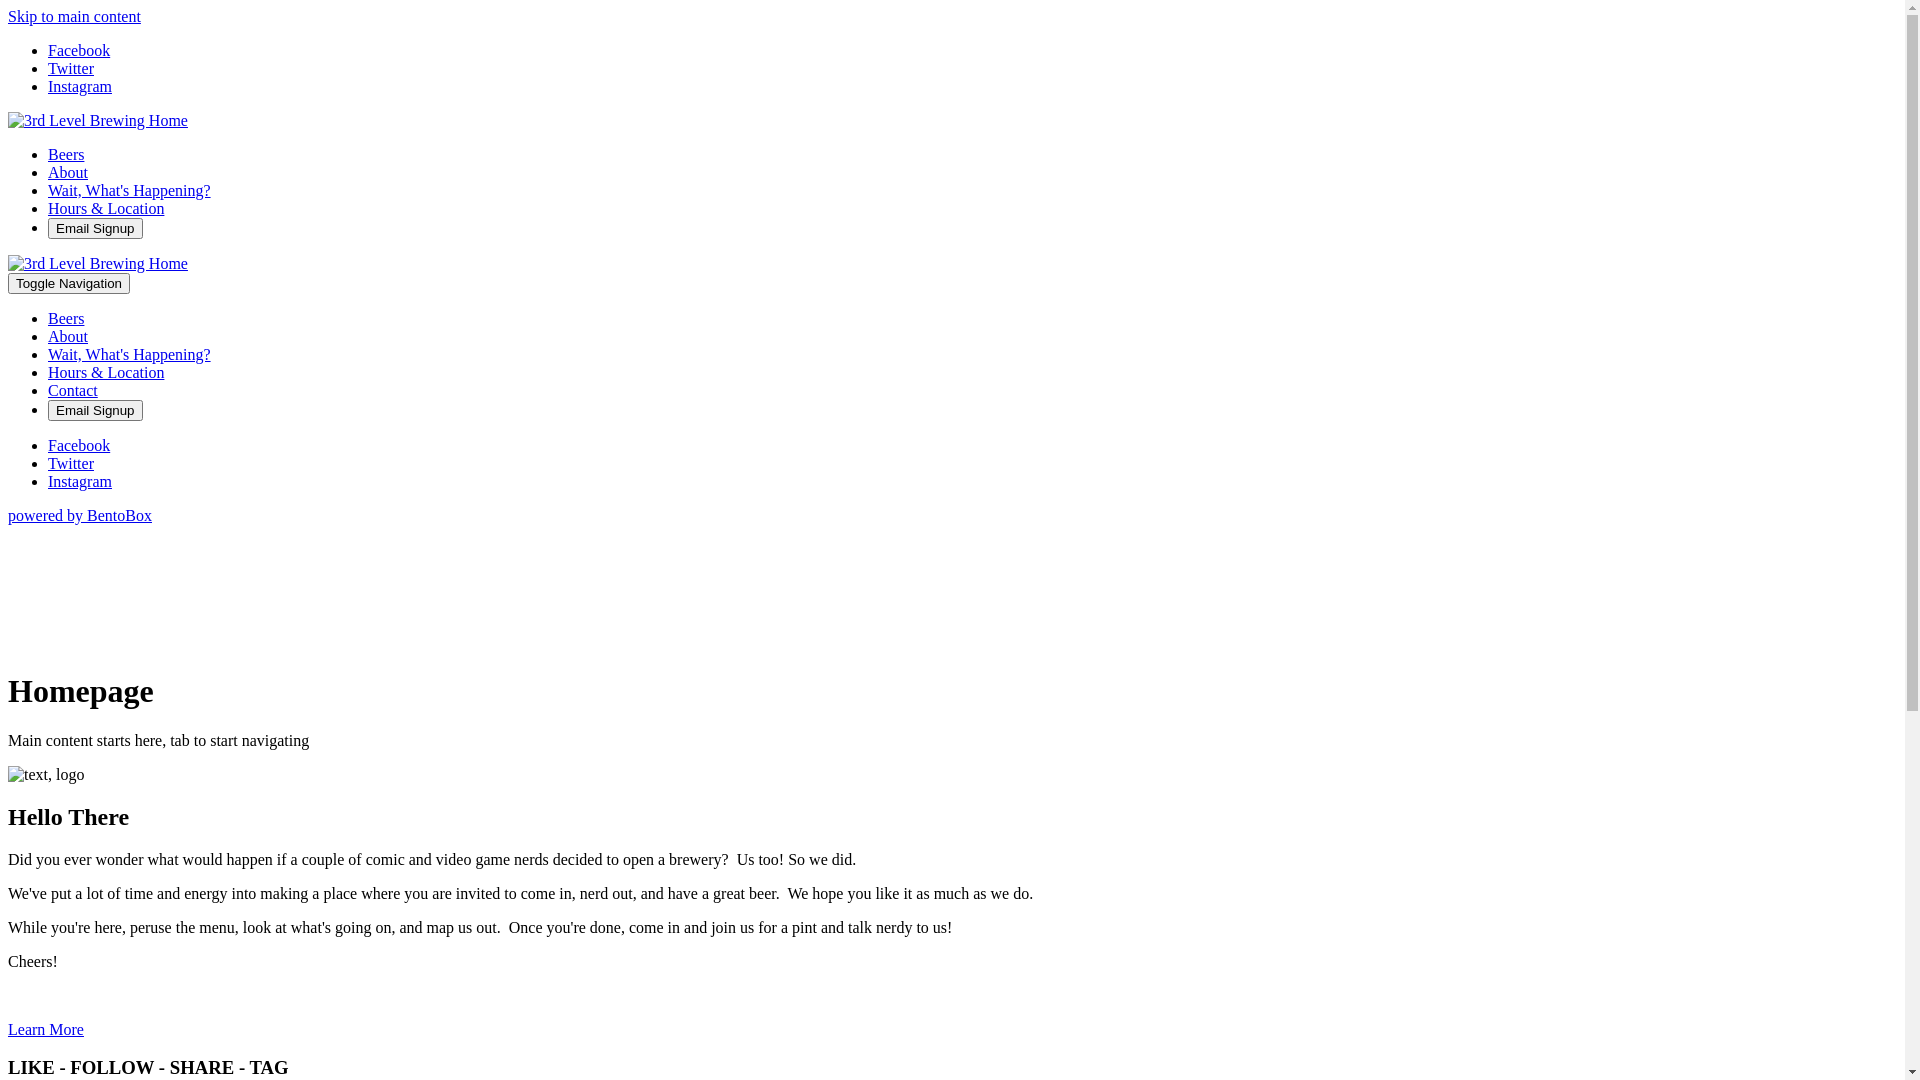  What do you see at coordinates (48, 353) in the screenshot?
I see `'Wait, What's Happening?'` at bounding box center [48, 353].